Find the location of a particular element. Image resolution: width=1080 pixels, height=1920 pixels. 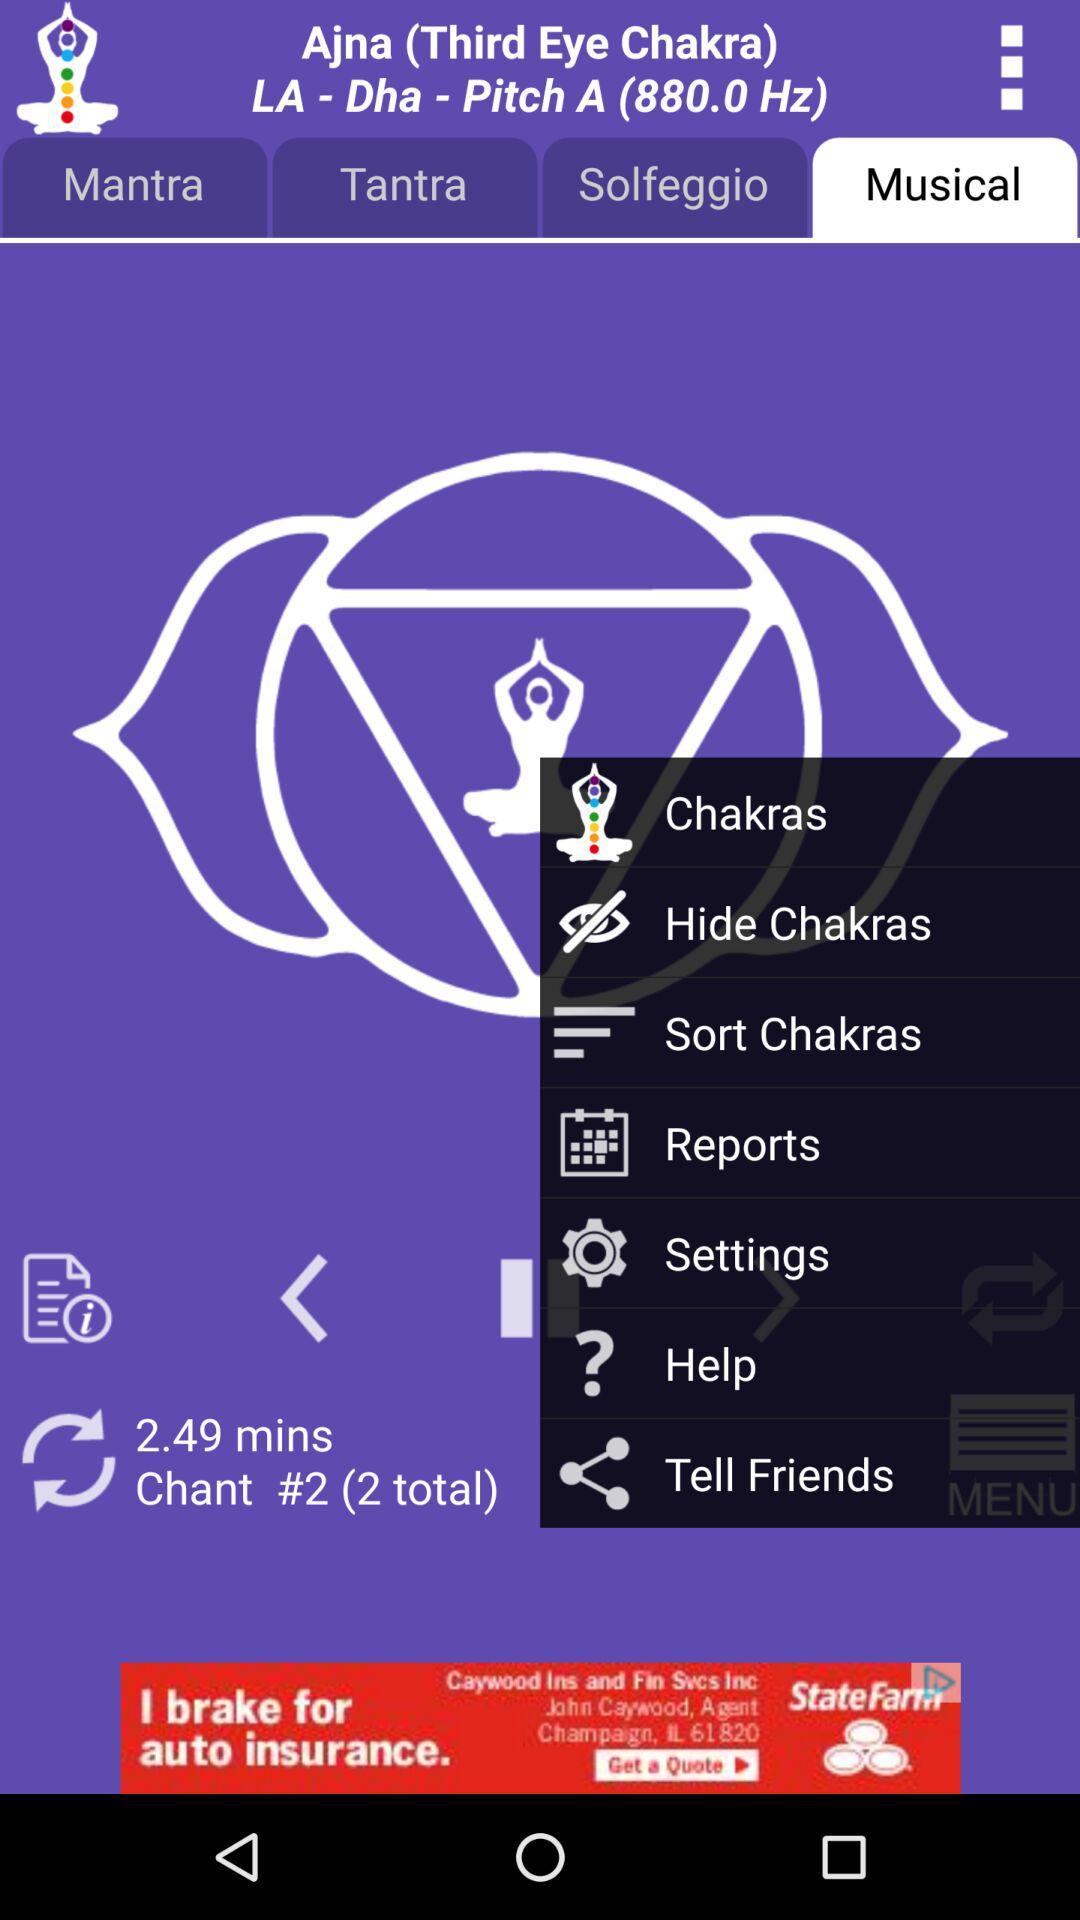

loop button is located at coordinates (1012, 1298).